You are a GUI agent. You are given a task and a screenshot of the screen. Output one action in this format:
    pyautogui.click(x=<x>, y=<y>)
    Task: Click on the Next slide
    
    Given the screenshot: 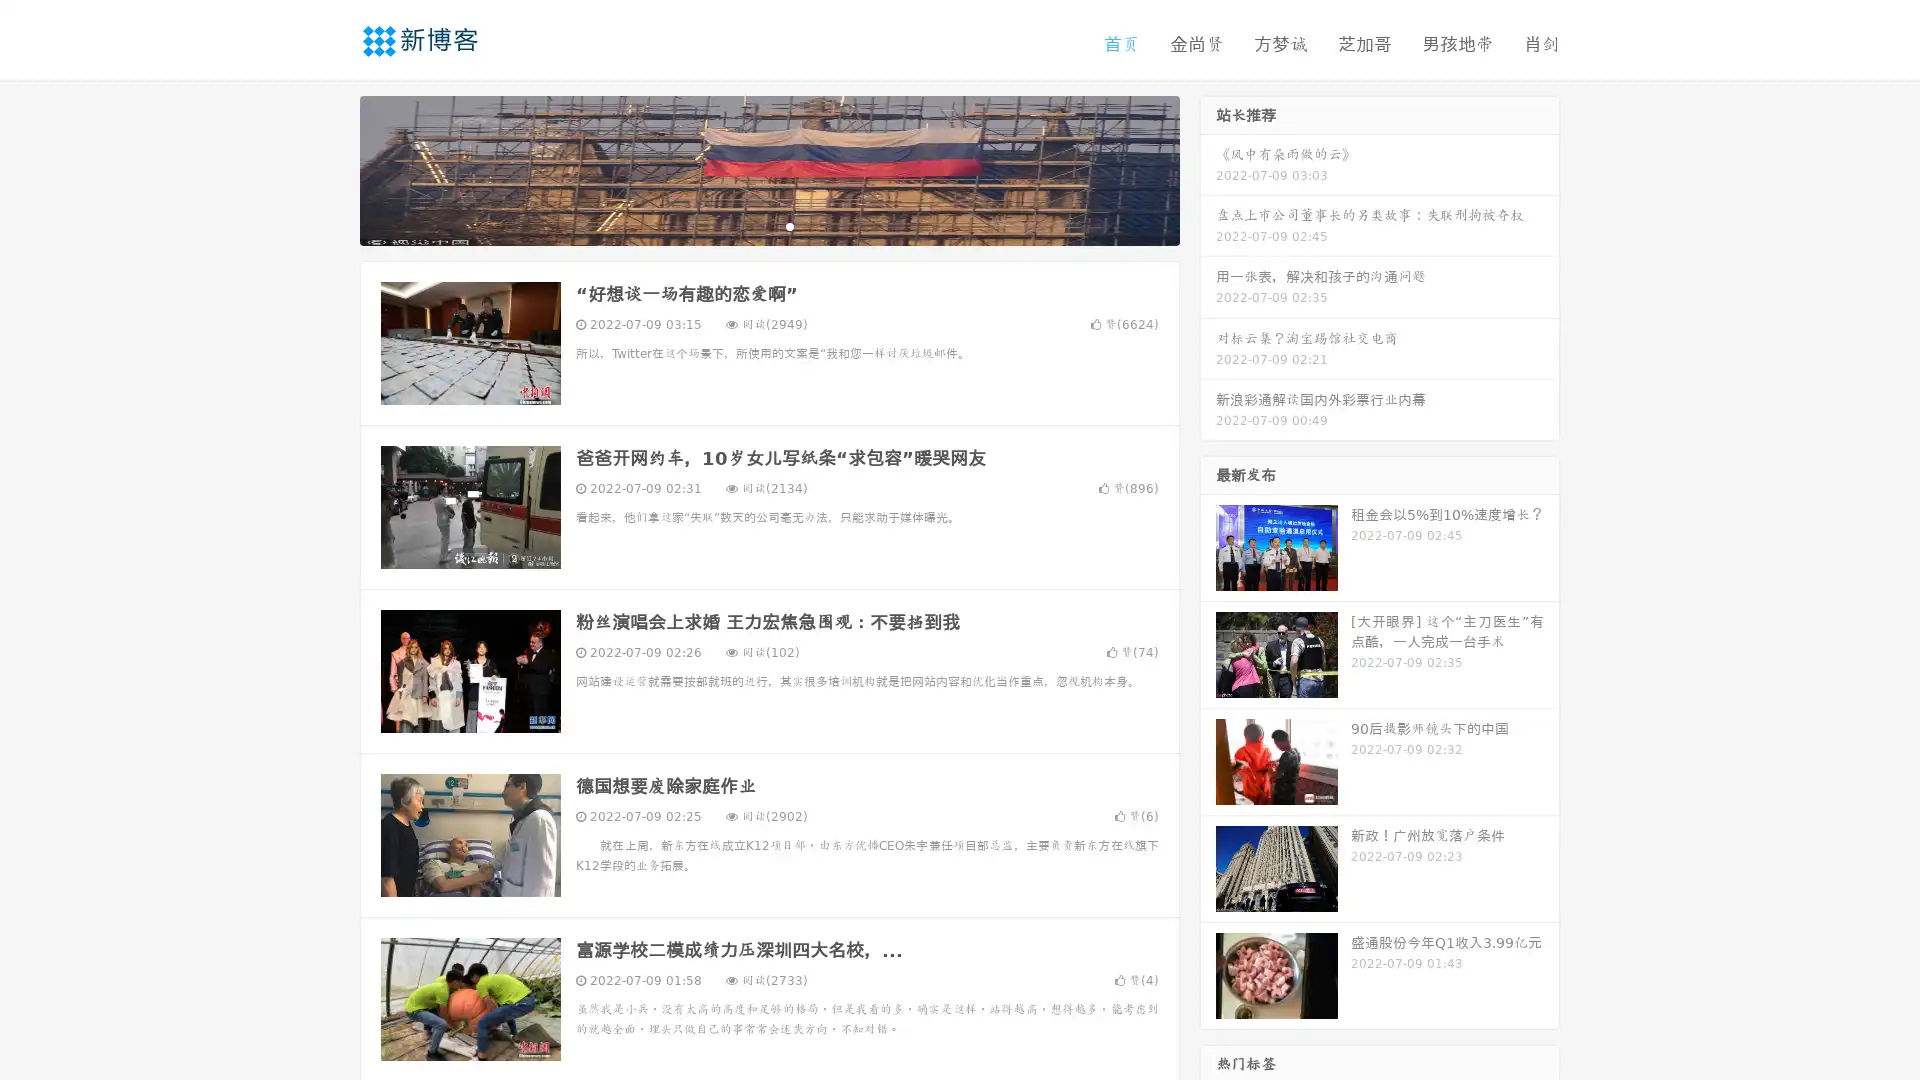 What is the action you would take?
    pyautogui.click(x=1208, y=168)
    